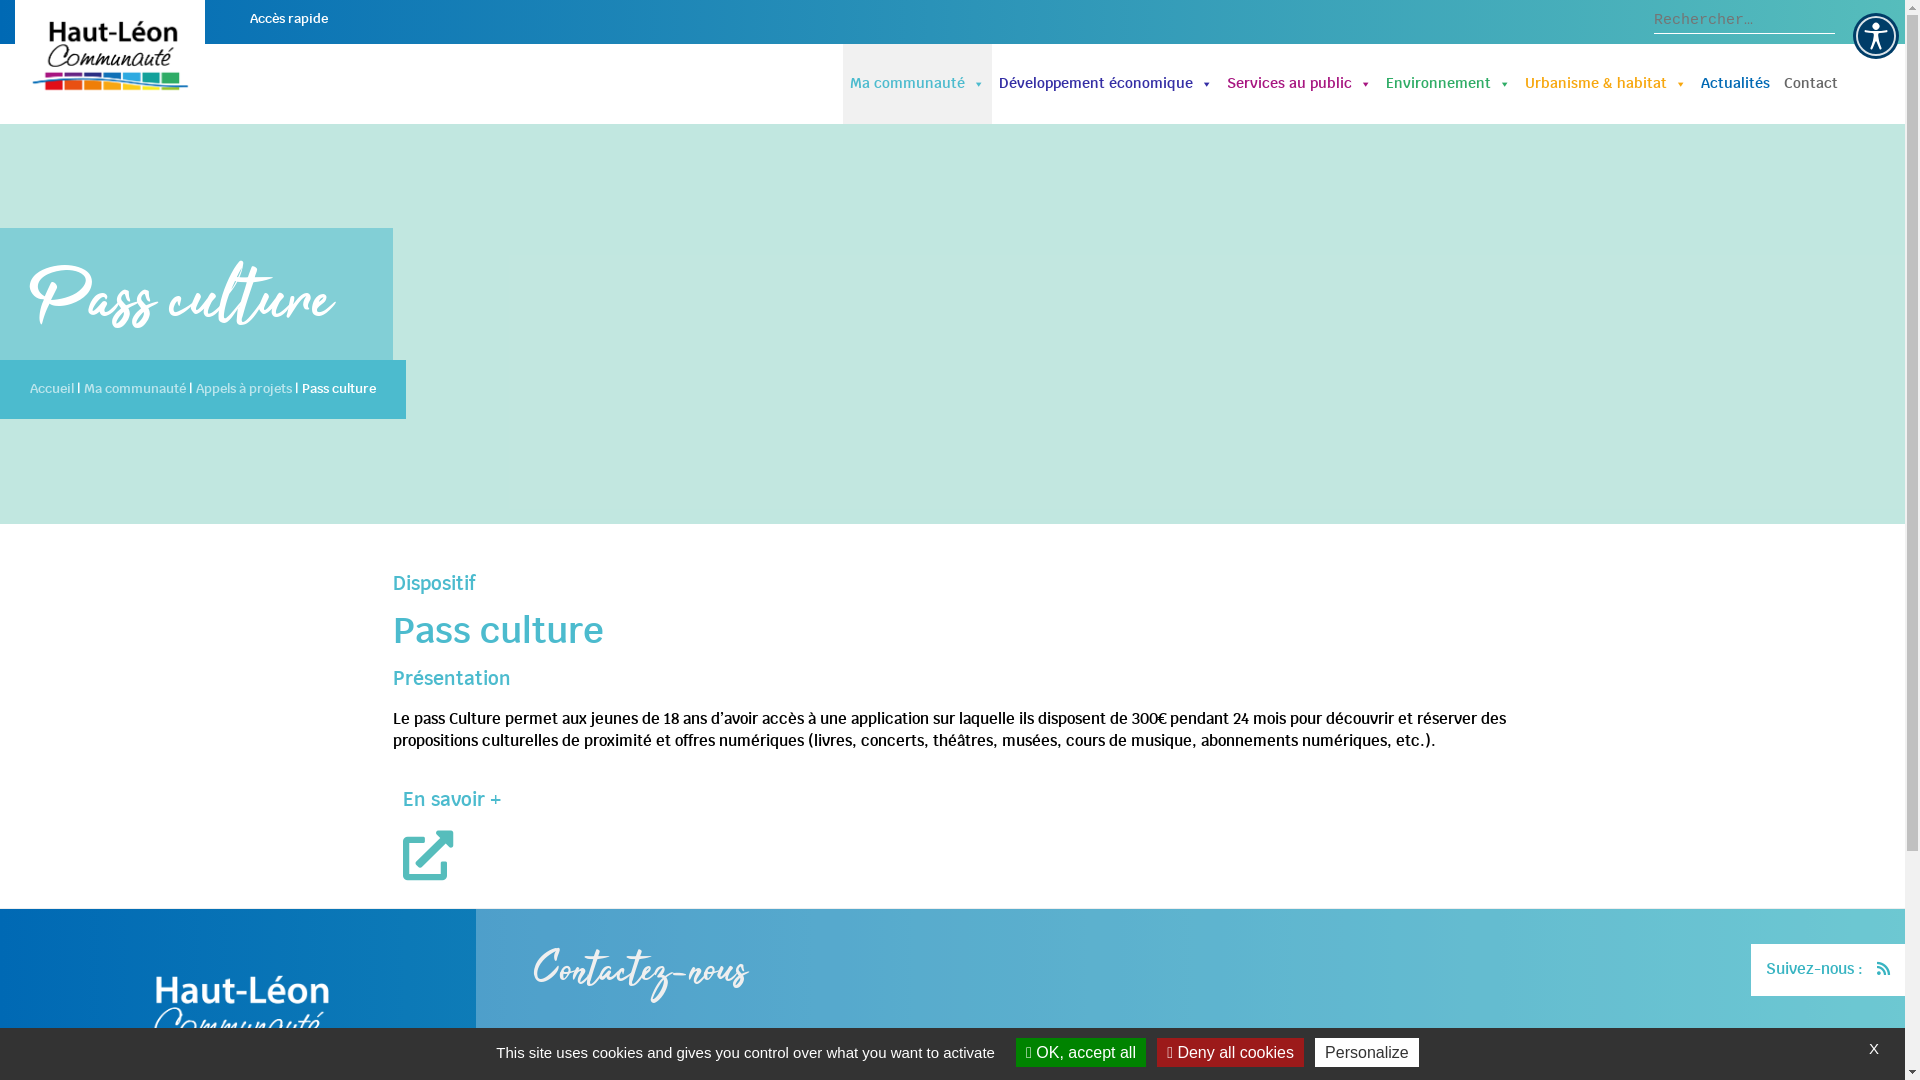 Image resolution: width=1920 pixels, height=1080 pixels. What do you see at coordinates (1299, 83) in the screenshot?
I see `'Services au public'` at bounding box center [1299, 83].